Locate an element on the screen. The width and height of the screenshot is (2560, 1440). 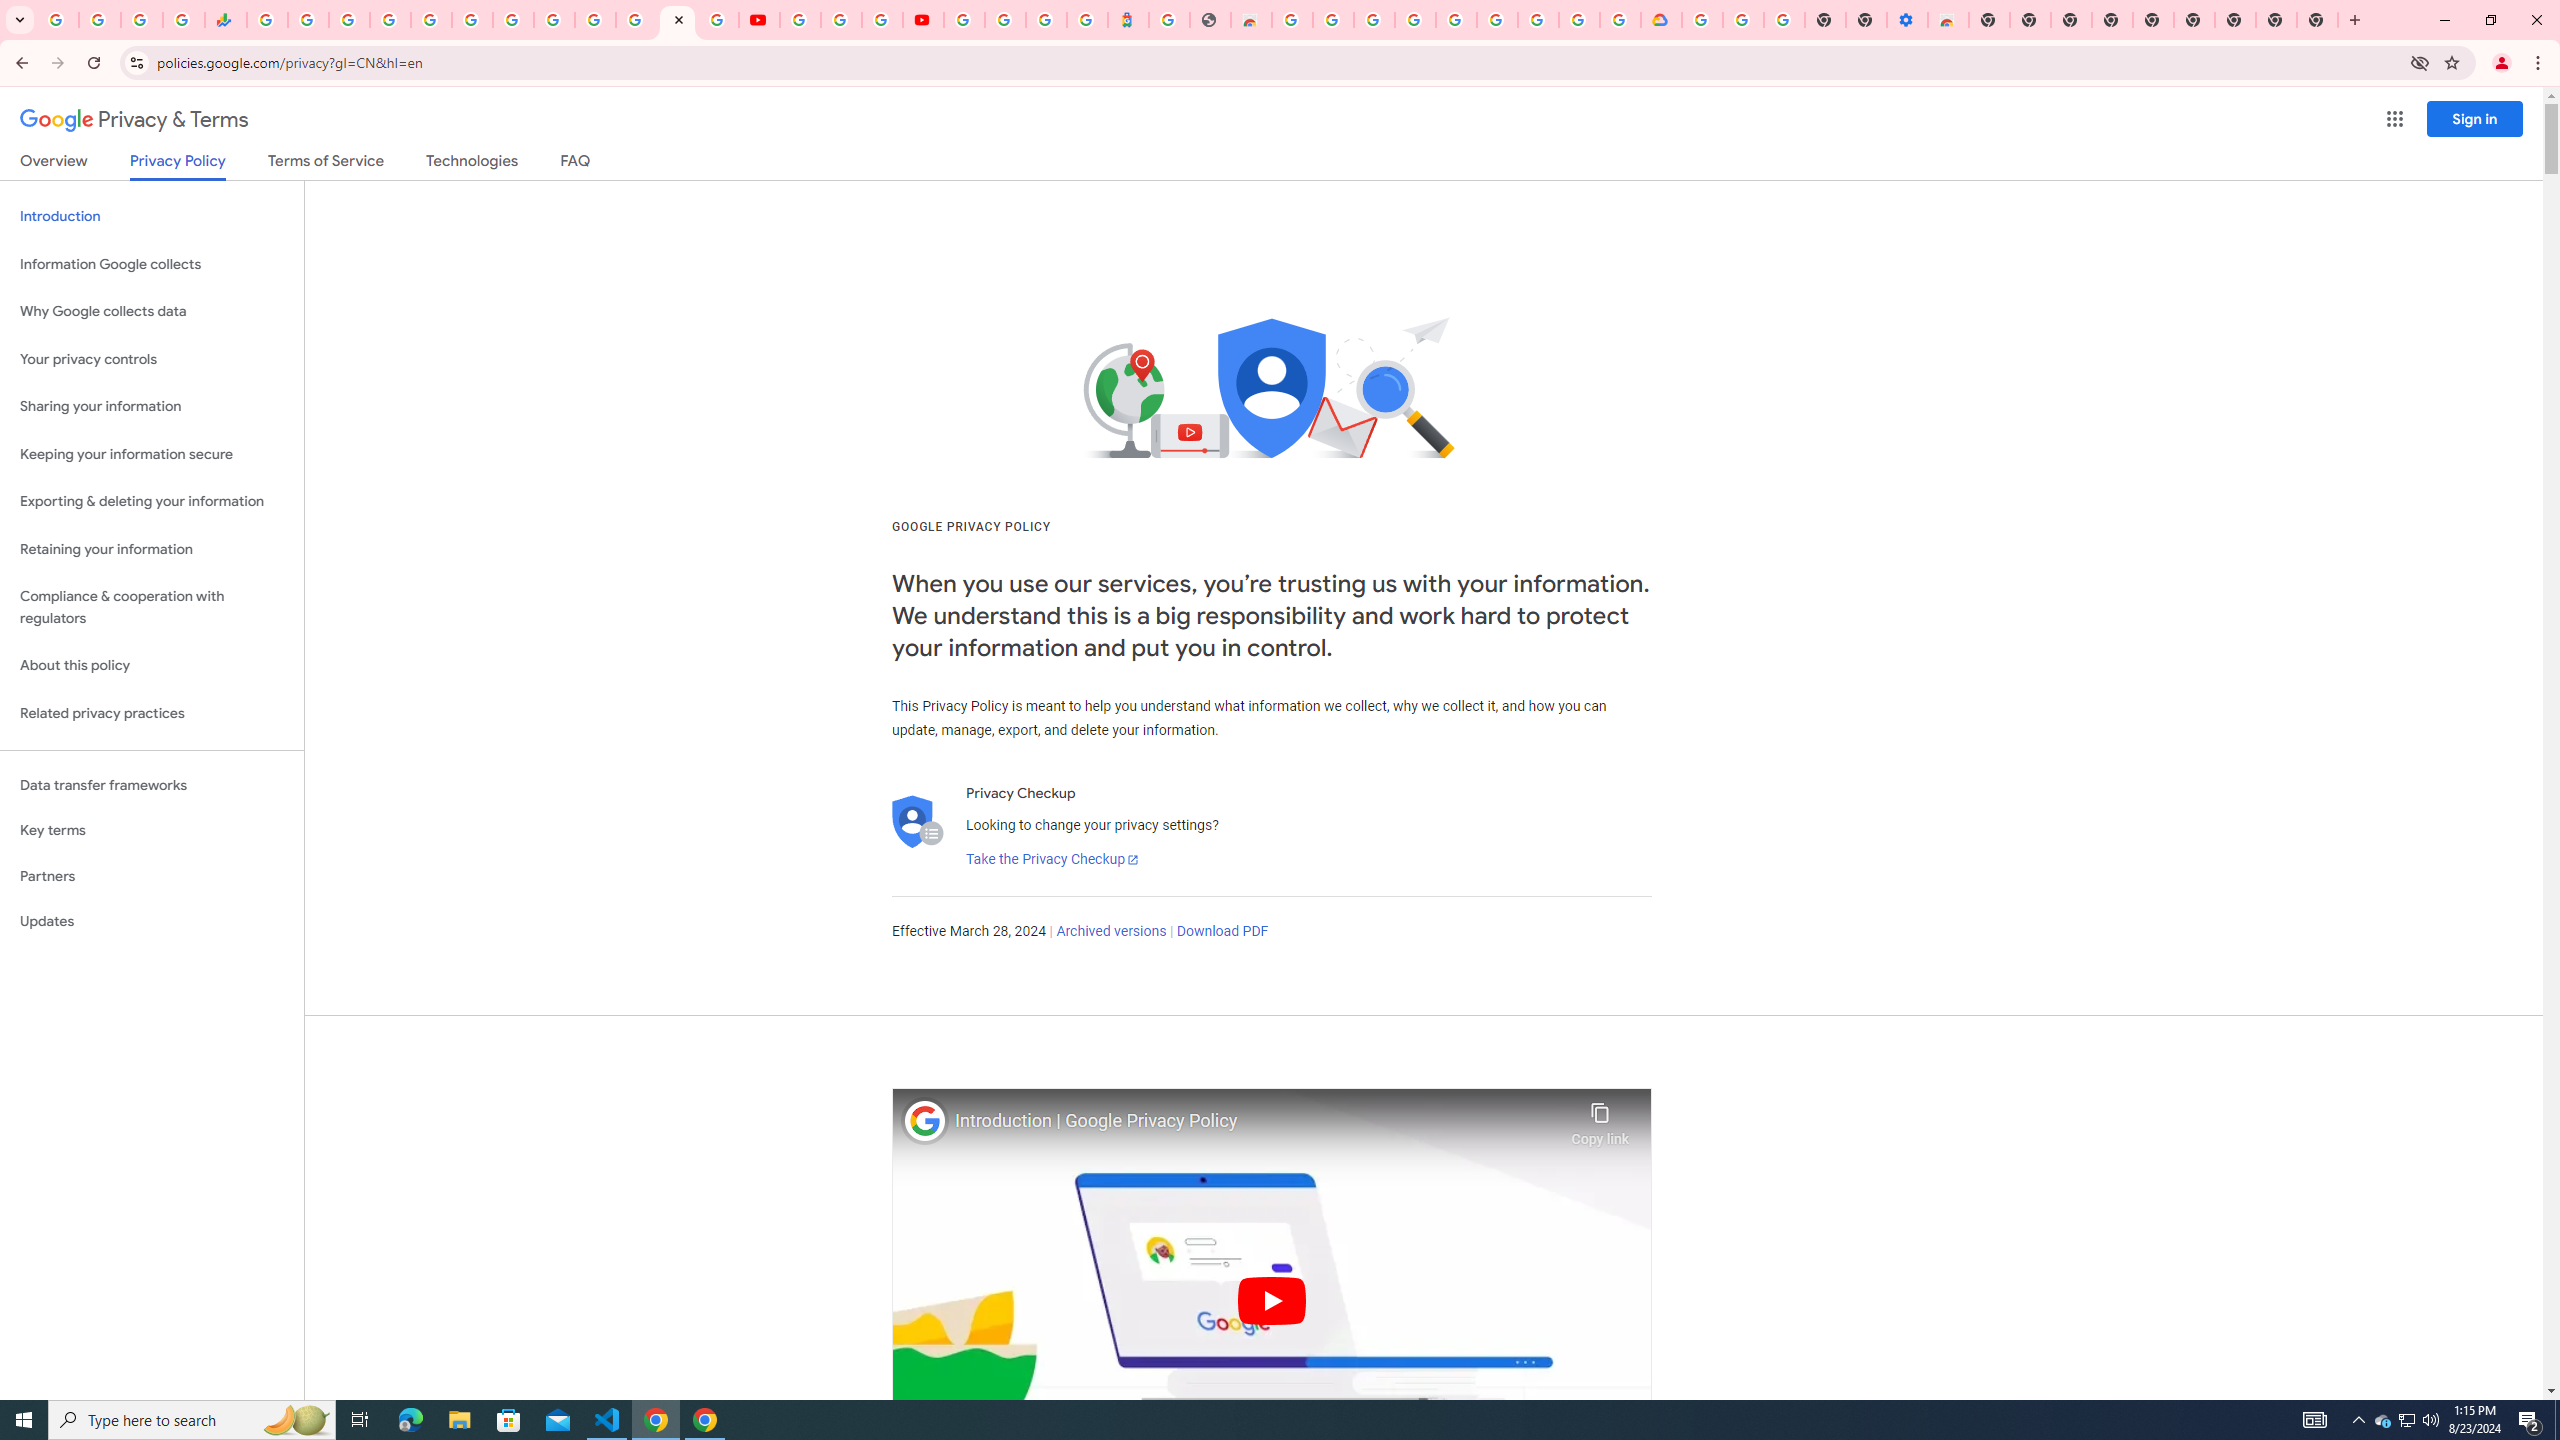
'Settings - Accessibility' is located at coordinates (1907, 19).